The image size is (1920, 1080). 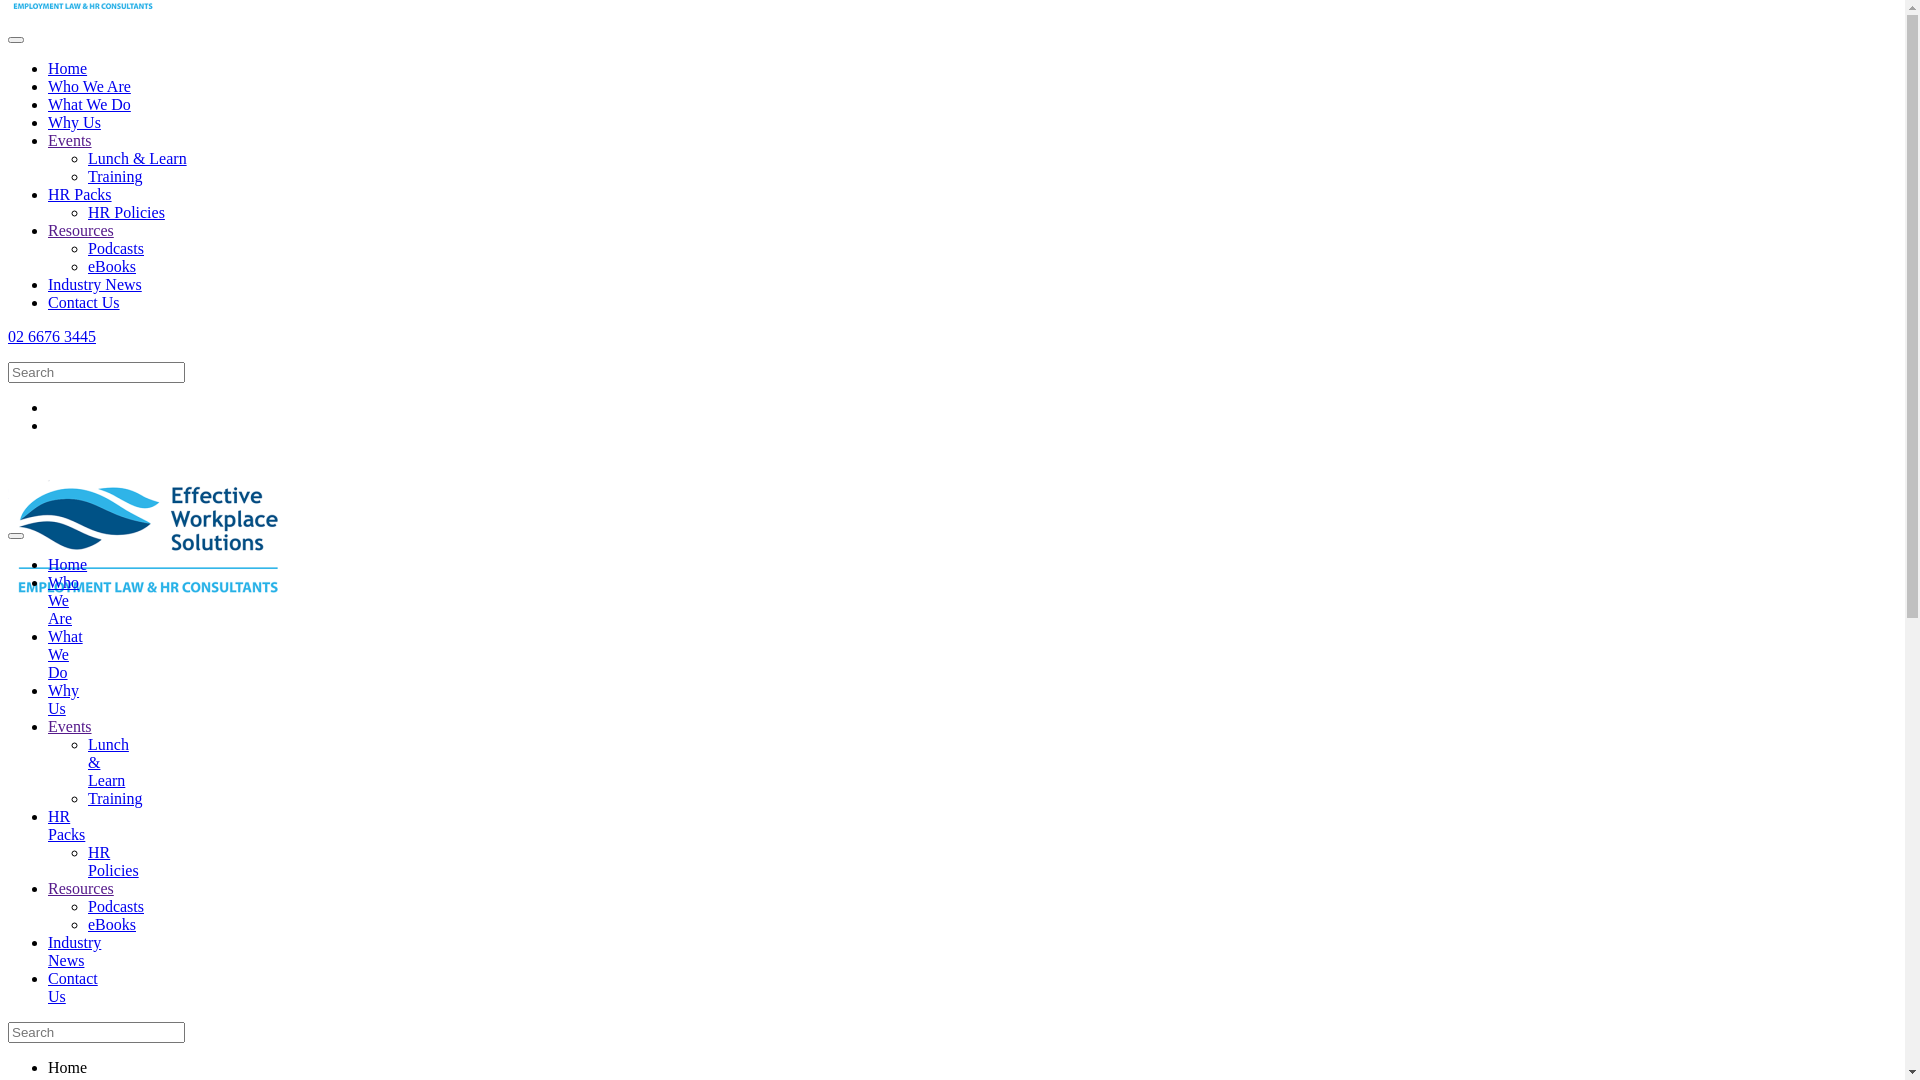 I want to click on 'Why Us', so click(x=74, y=122).